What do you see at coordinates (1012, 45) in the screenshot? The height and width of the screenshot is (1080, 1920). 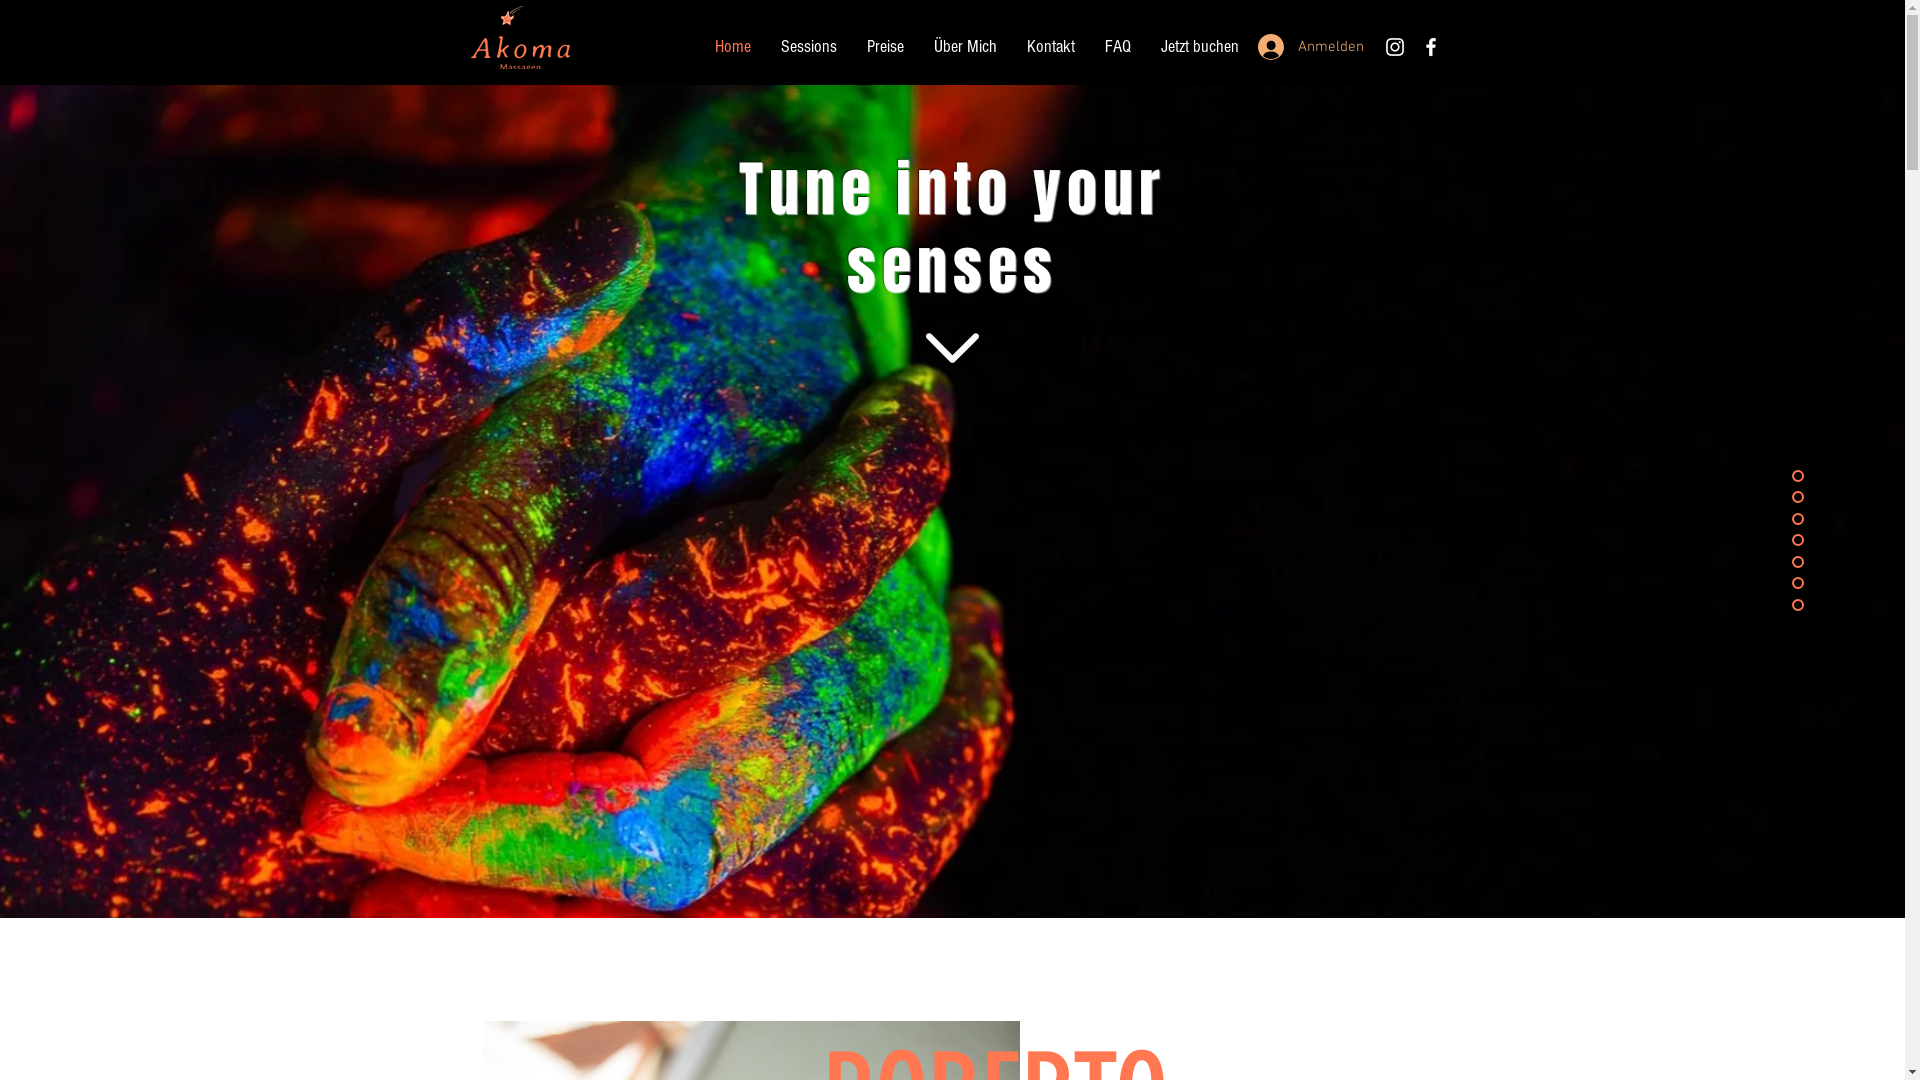 I see `'Kontakt'` at bounding box center [1012, 45].